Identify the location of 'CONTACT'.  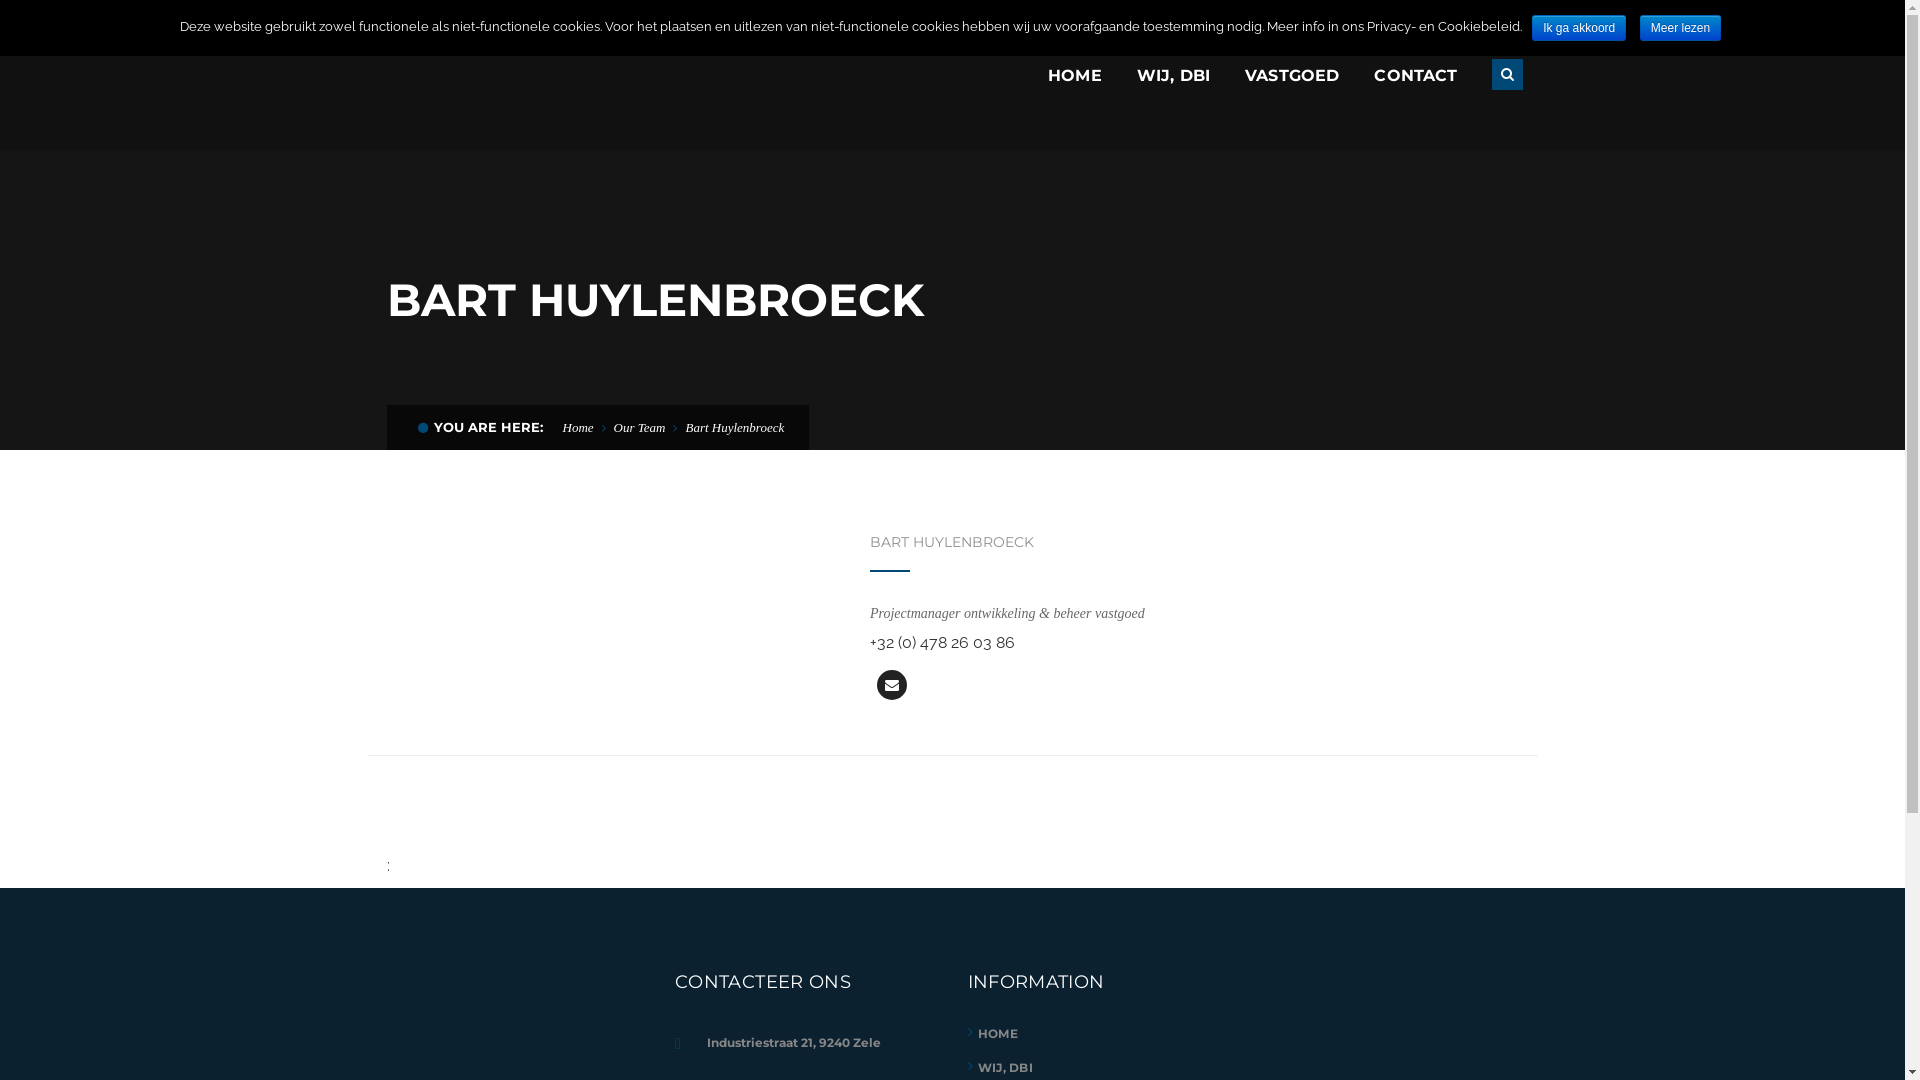
(1414, 74).